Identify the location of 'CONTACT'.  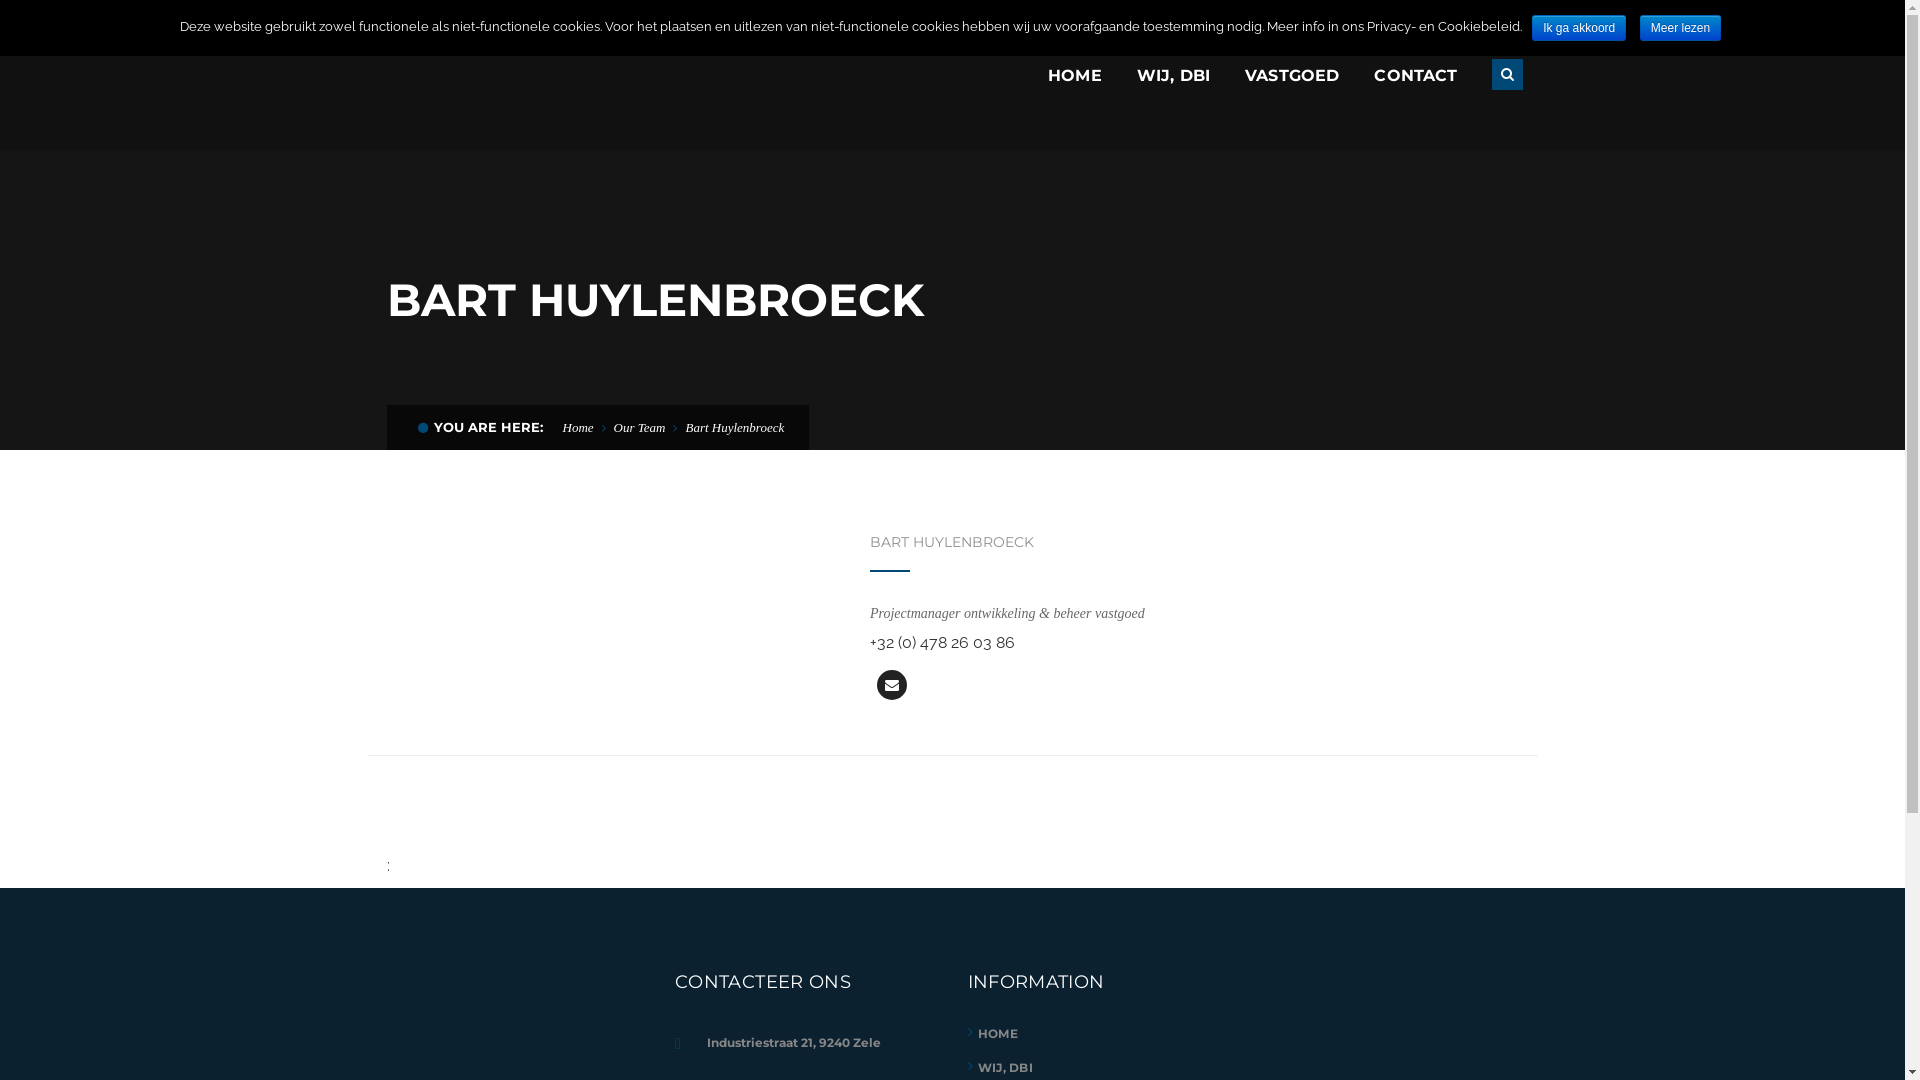
(1414, 74).